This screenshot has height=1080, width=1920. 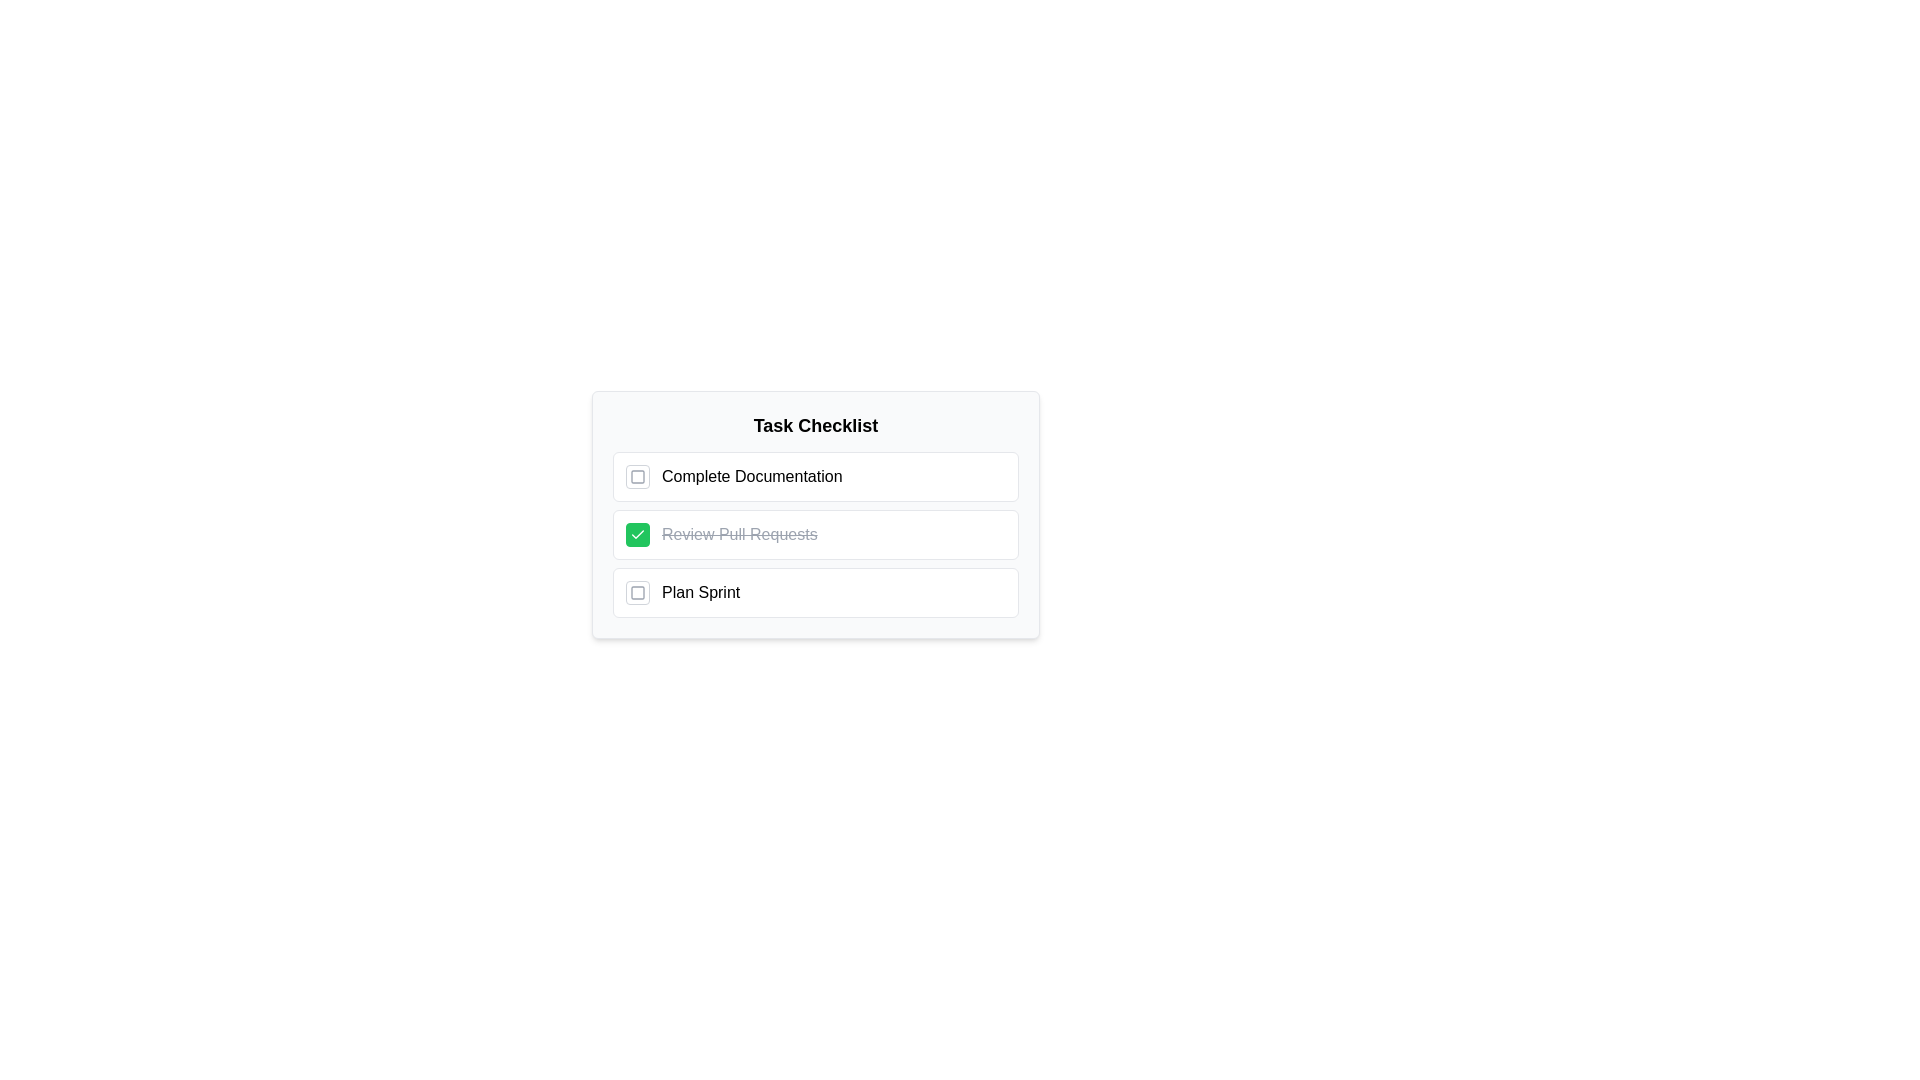 What do you see at coordinates (738, 534) in the screenshot?
I see `the completed task indicator text label for 'Review Pull Requests', which shows a strikethrough to signify it is done` at bounding box center [738, 534].